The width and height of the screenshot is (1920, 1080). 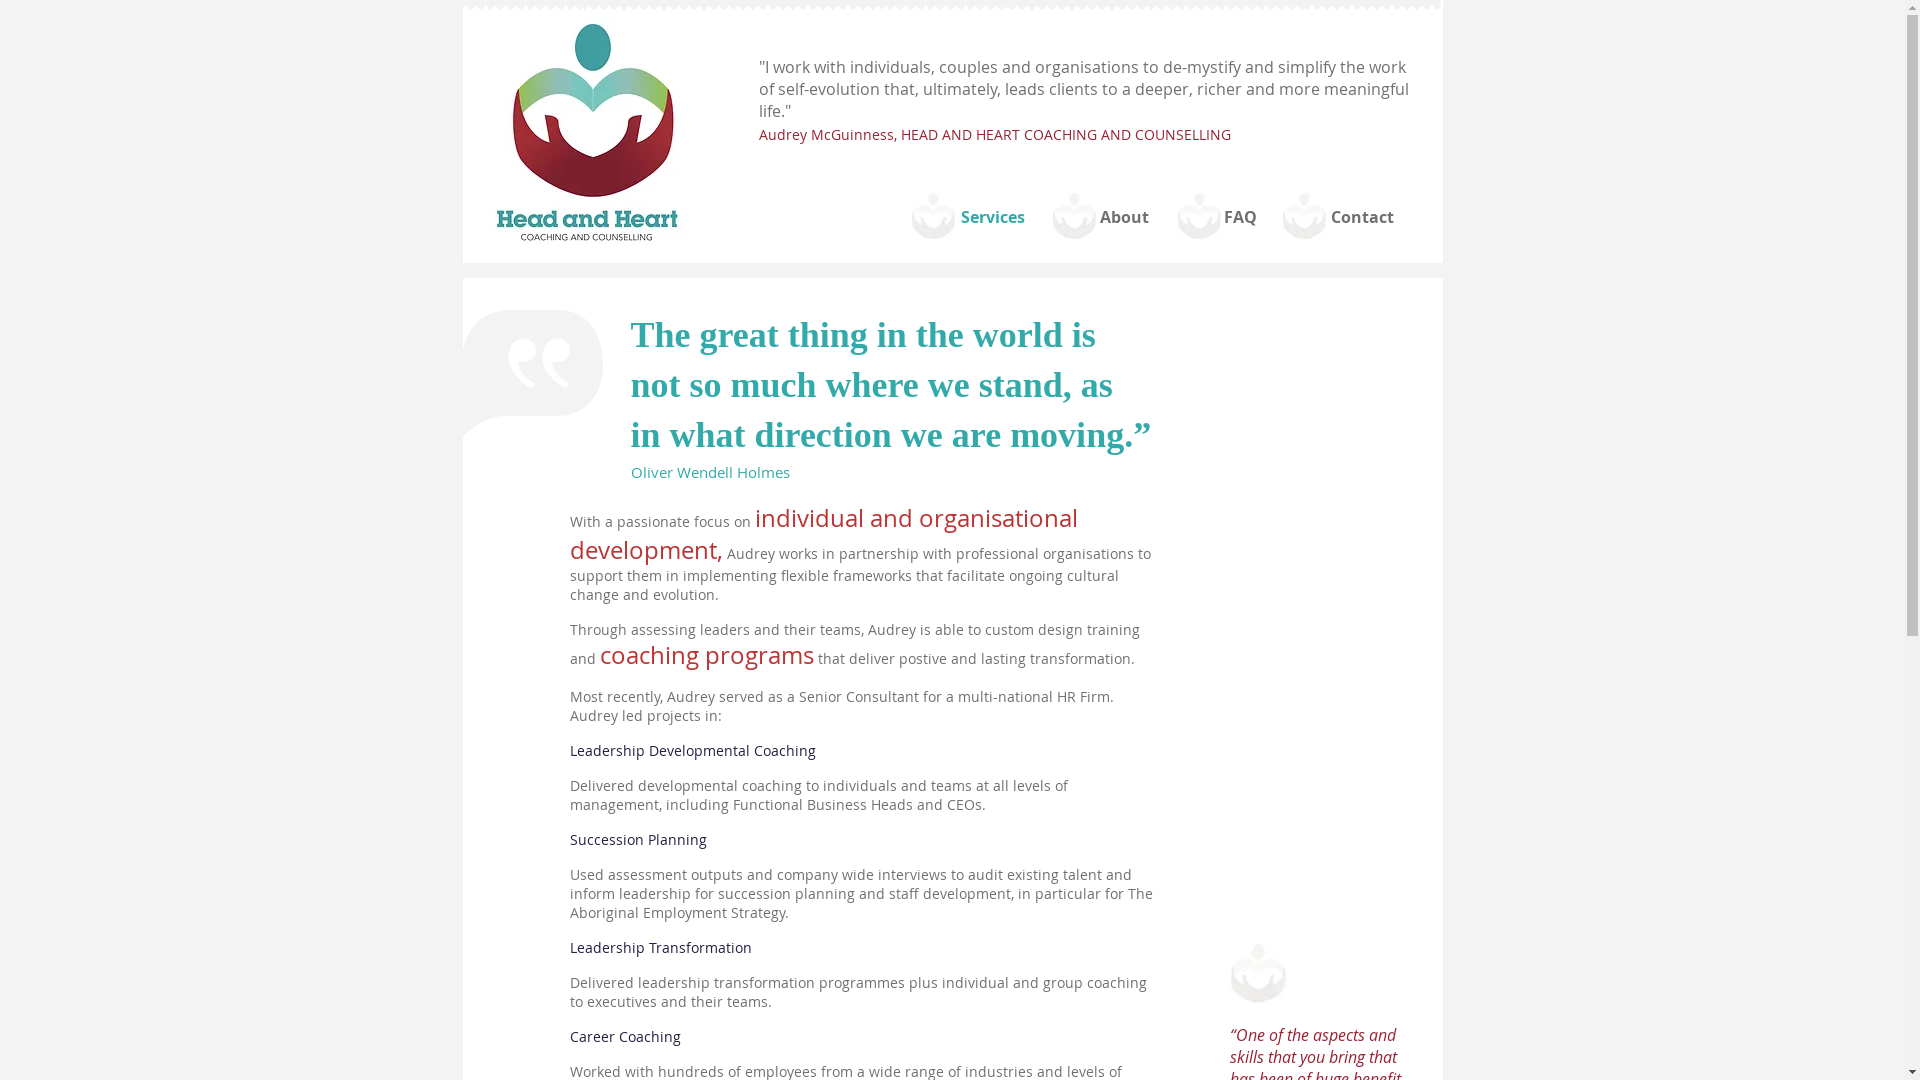 What do you see at coordinates (1361, 217) in the screenshot?
I see `'Contact'` at bounding box center [1361, 217].